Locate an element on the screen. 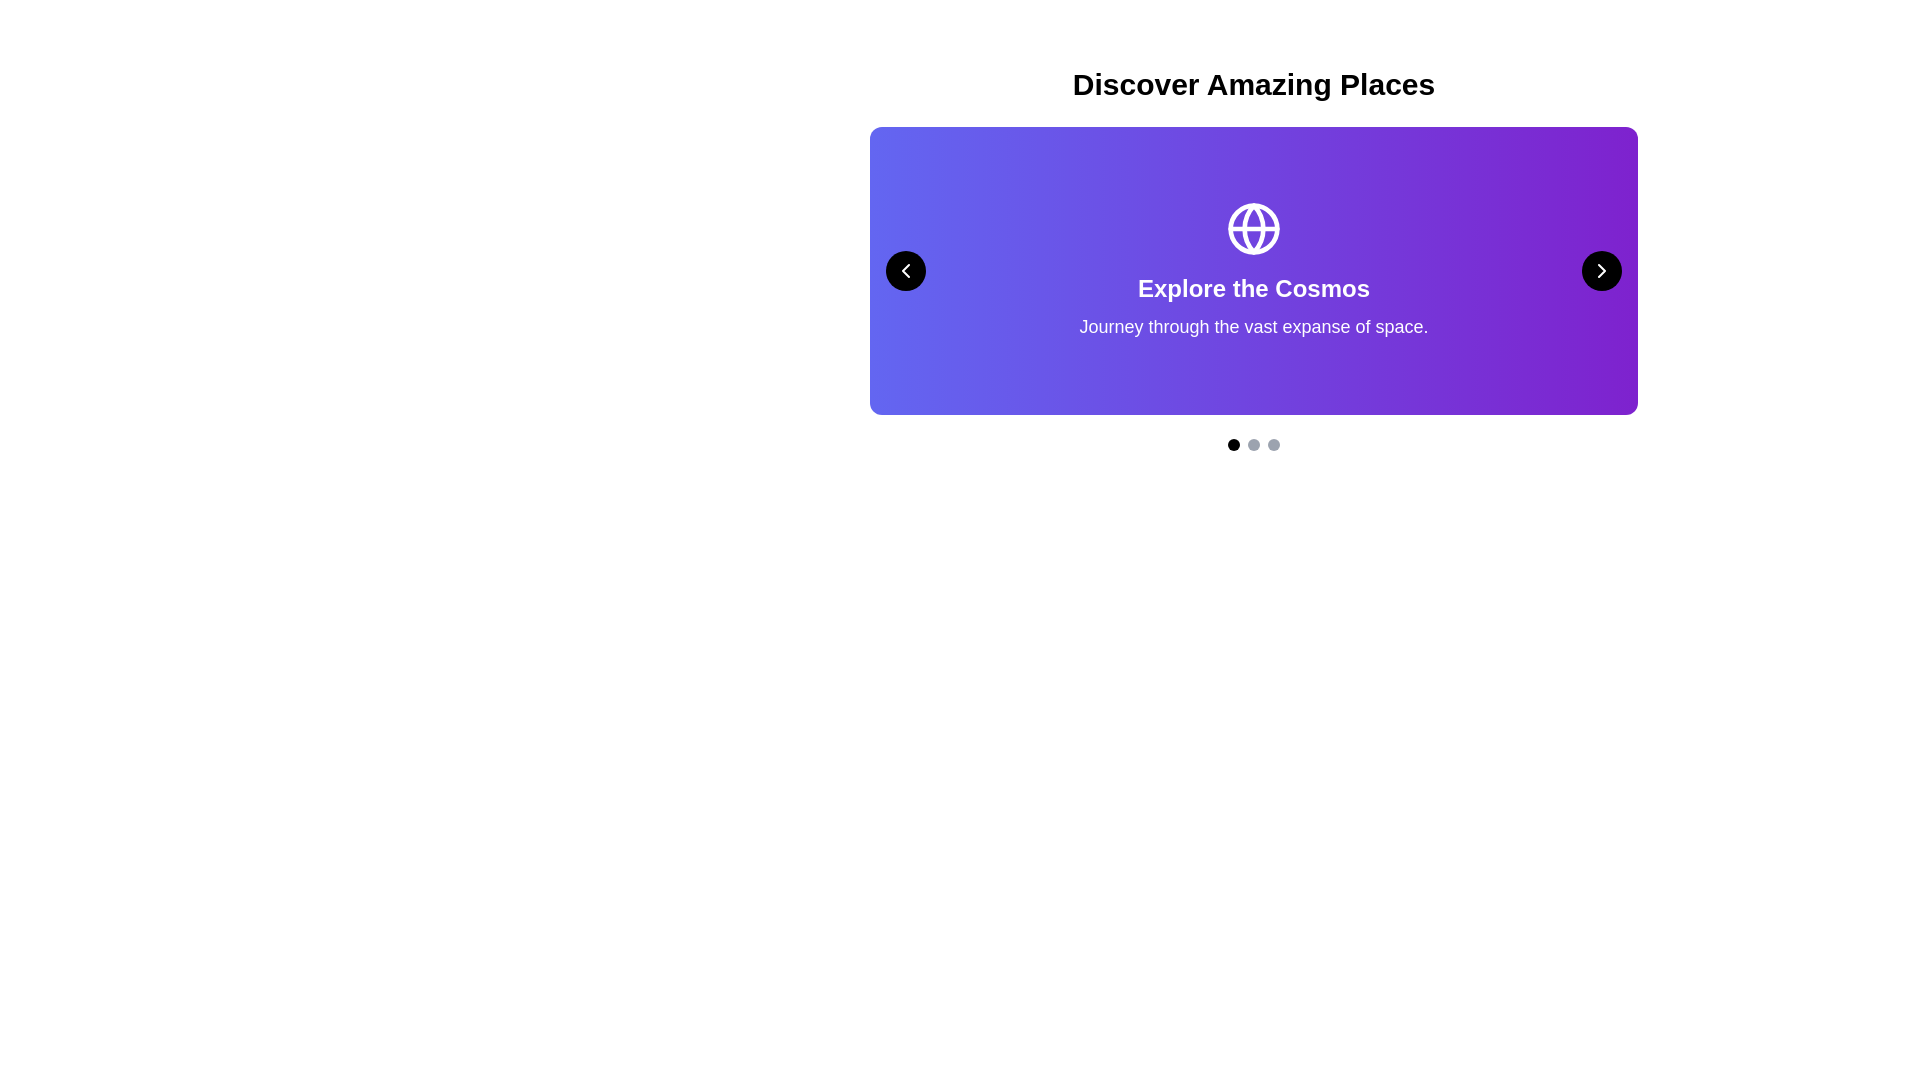 The width and height of the screenshot is (1920, 1080). the left-pointing chevron icon inside the circular button on the left side of the 'Discover Amazing Places' slideshow is located at coordinates (905, 270).